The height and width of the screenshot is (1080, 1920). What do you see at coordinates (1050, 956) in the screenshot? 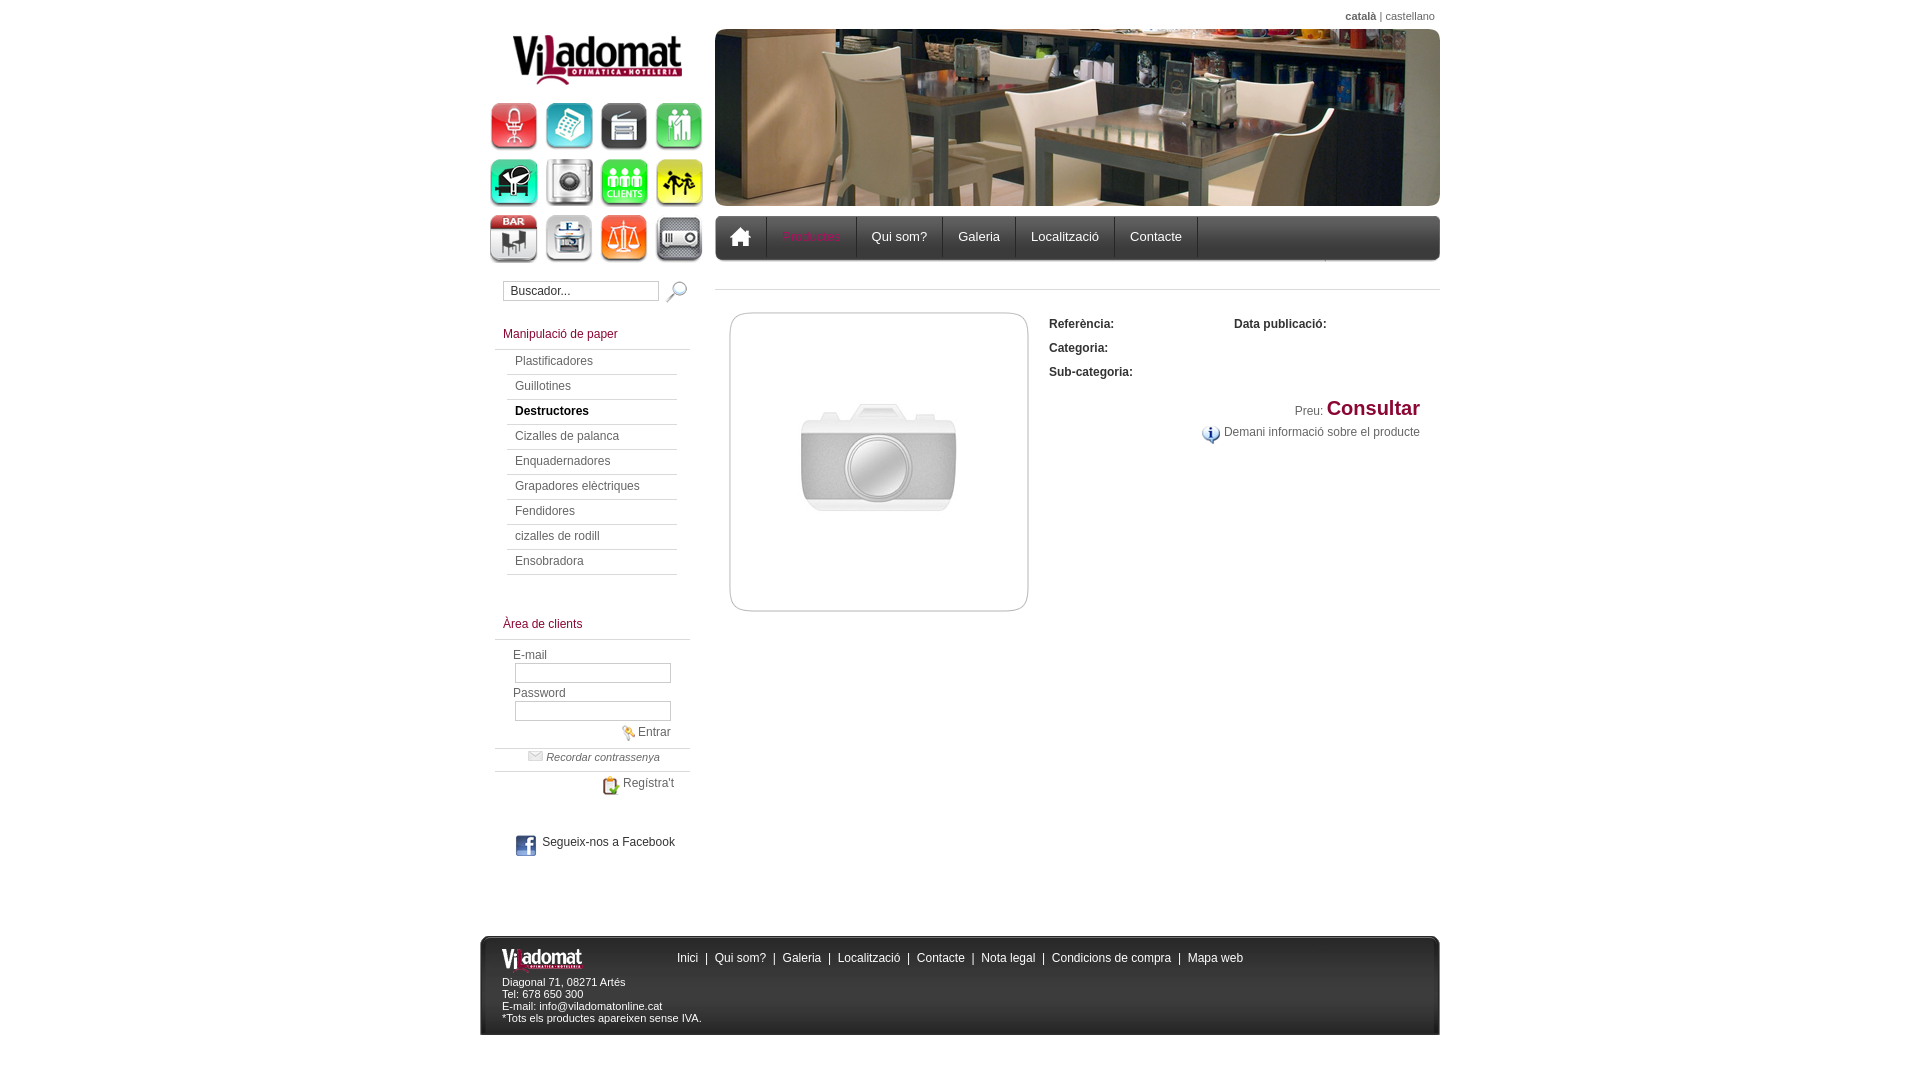
I see `'Condicions de compra'` at bounding box center [1050, 956].